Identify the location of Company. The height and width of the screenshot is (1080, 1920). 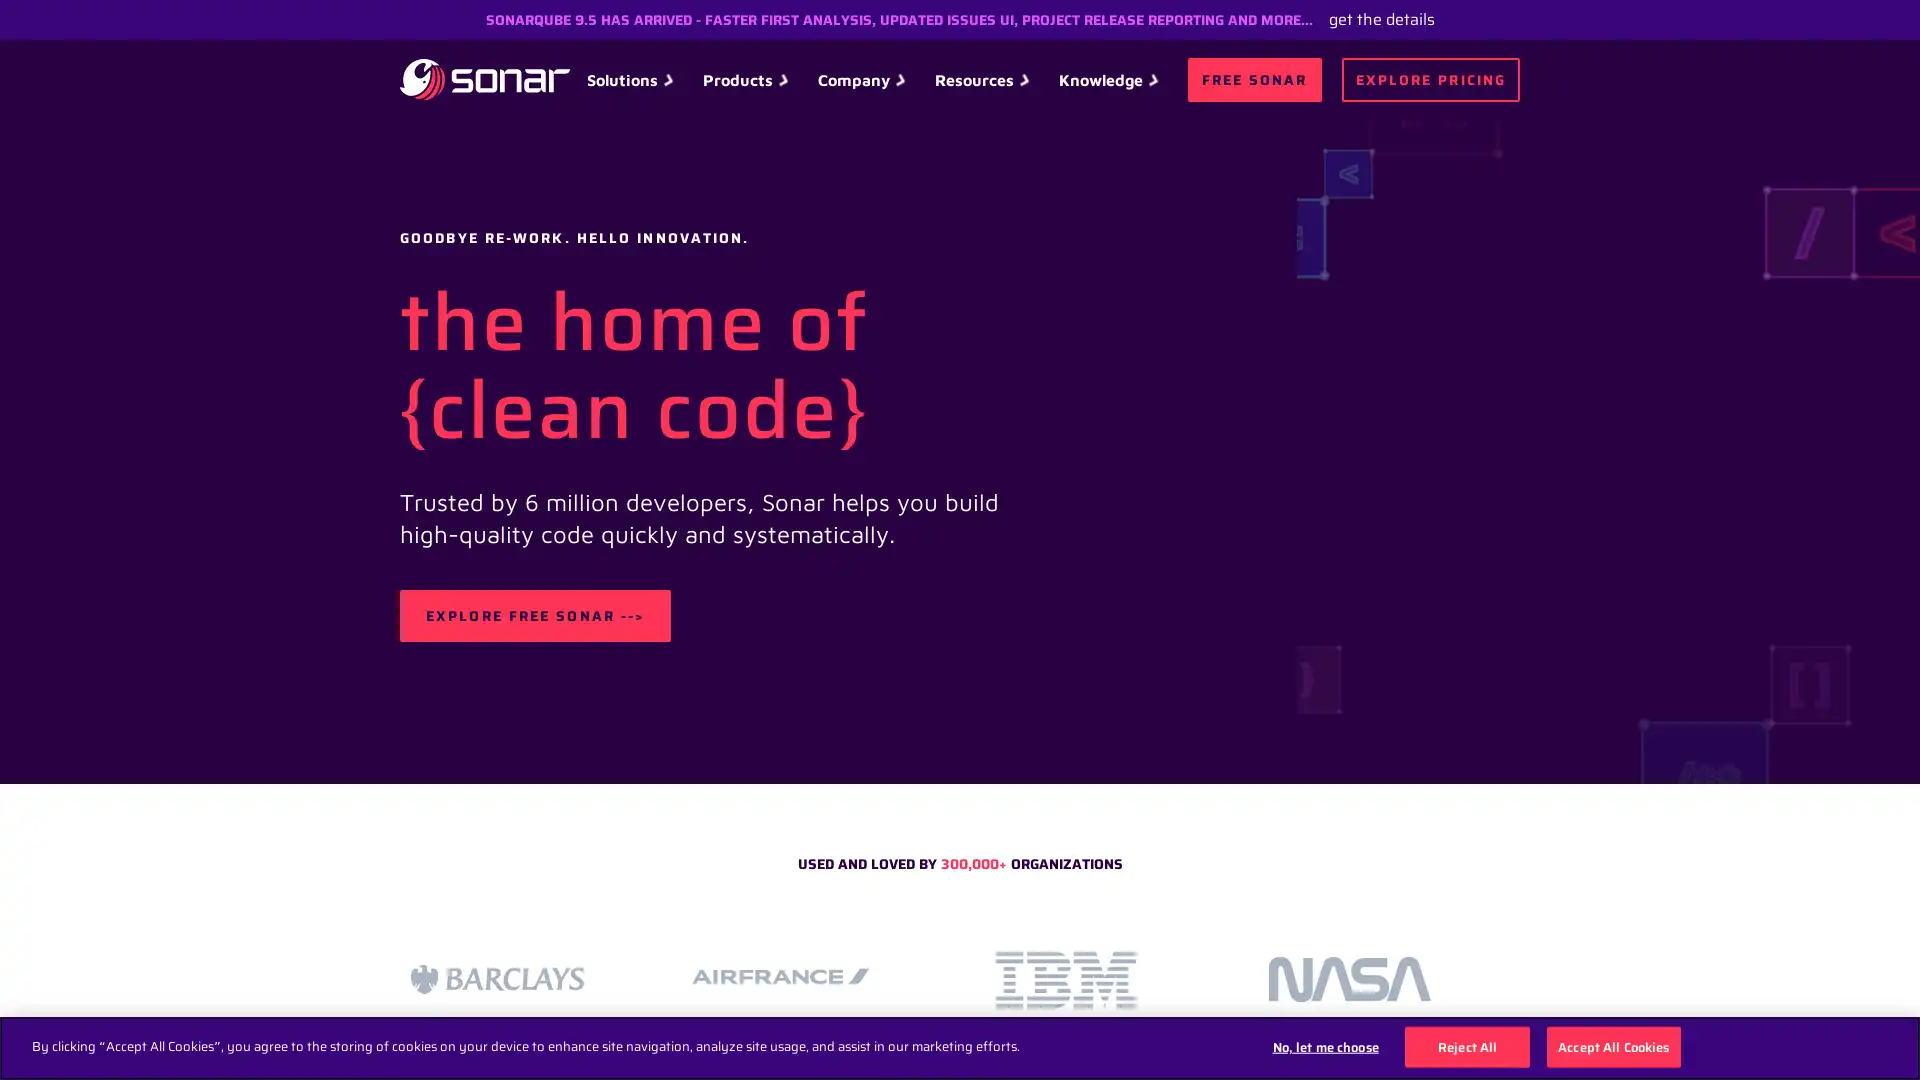
(882, 79).